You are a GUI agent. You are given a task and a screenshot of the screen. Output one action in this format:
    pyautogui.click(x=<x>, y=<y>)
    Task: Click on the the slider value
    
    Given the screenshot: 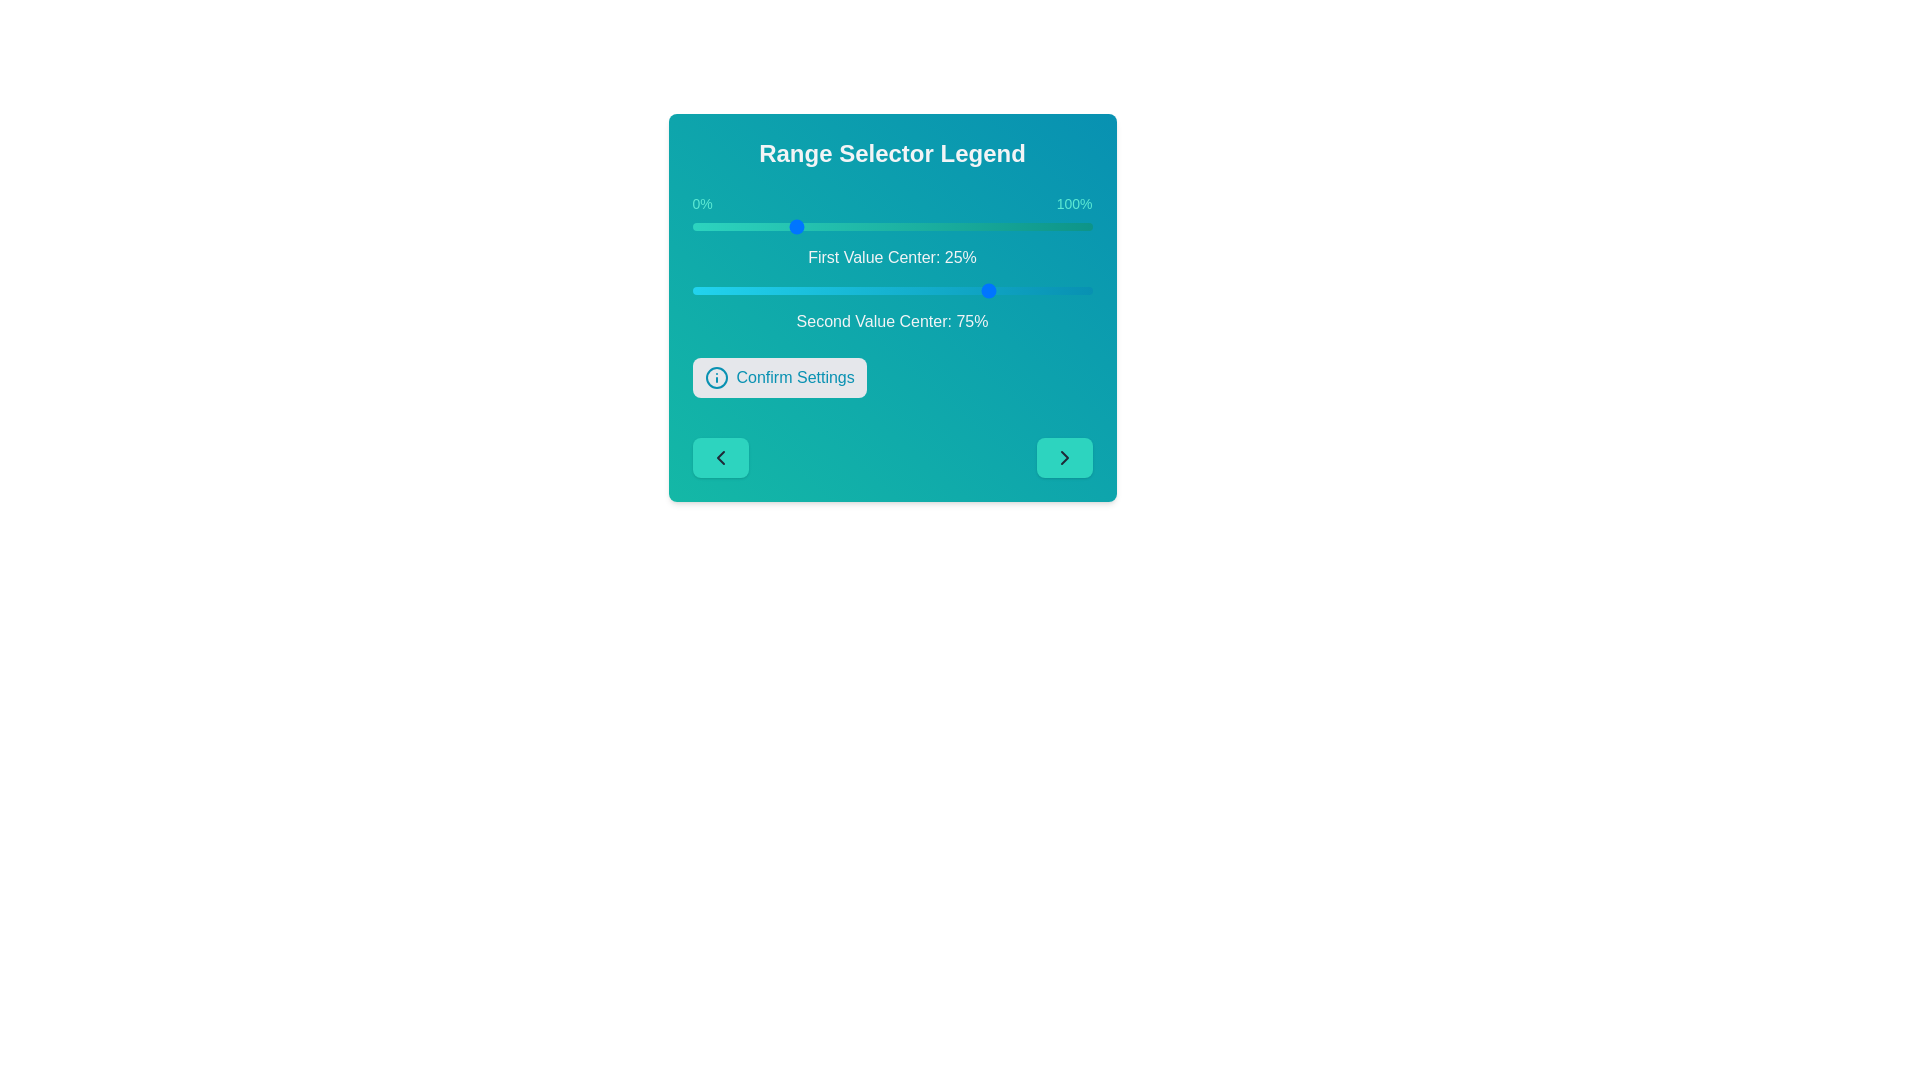 What is the action you would take?
    pyautogui.click(x=907, y=226)
    